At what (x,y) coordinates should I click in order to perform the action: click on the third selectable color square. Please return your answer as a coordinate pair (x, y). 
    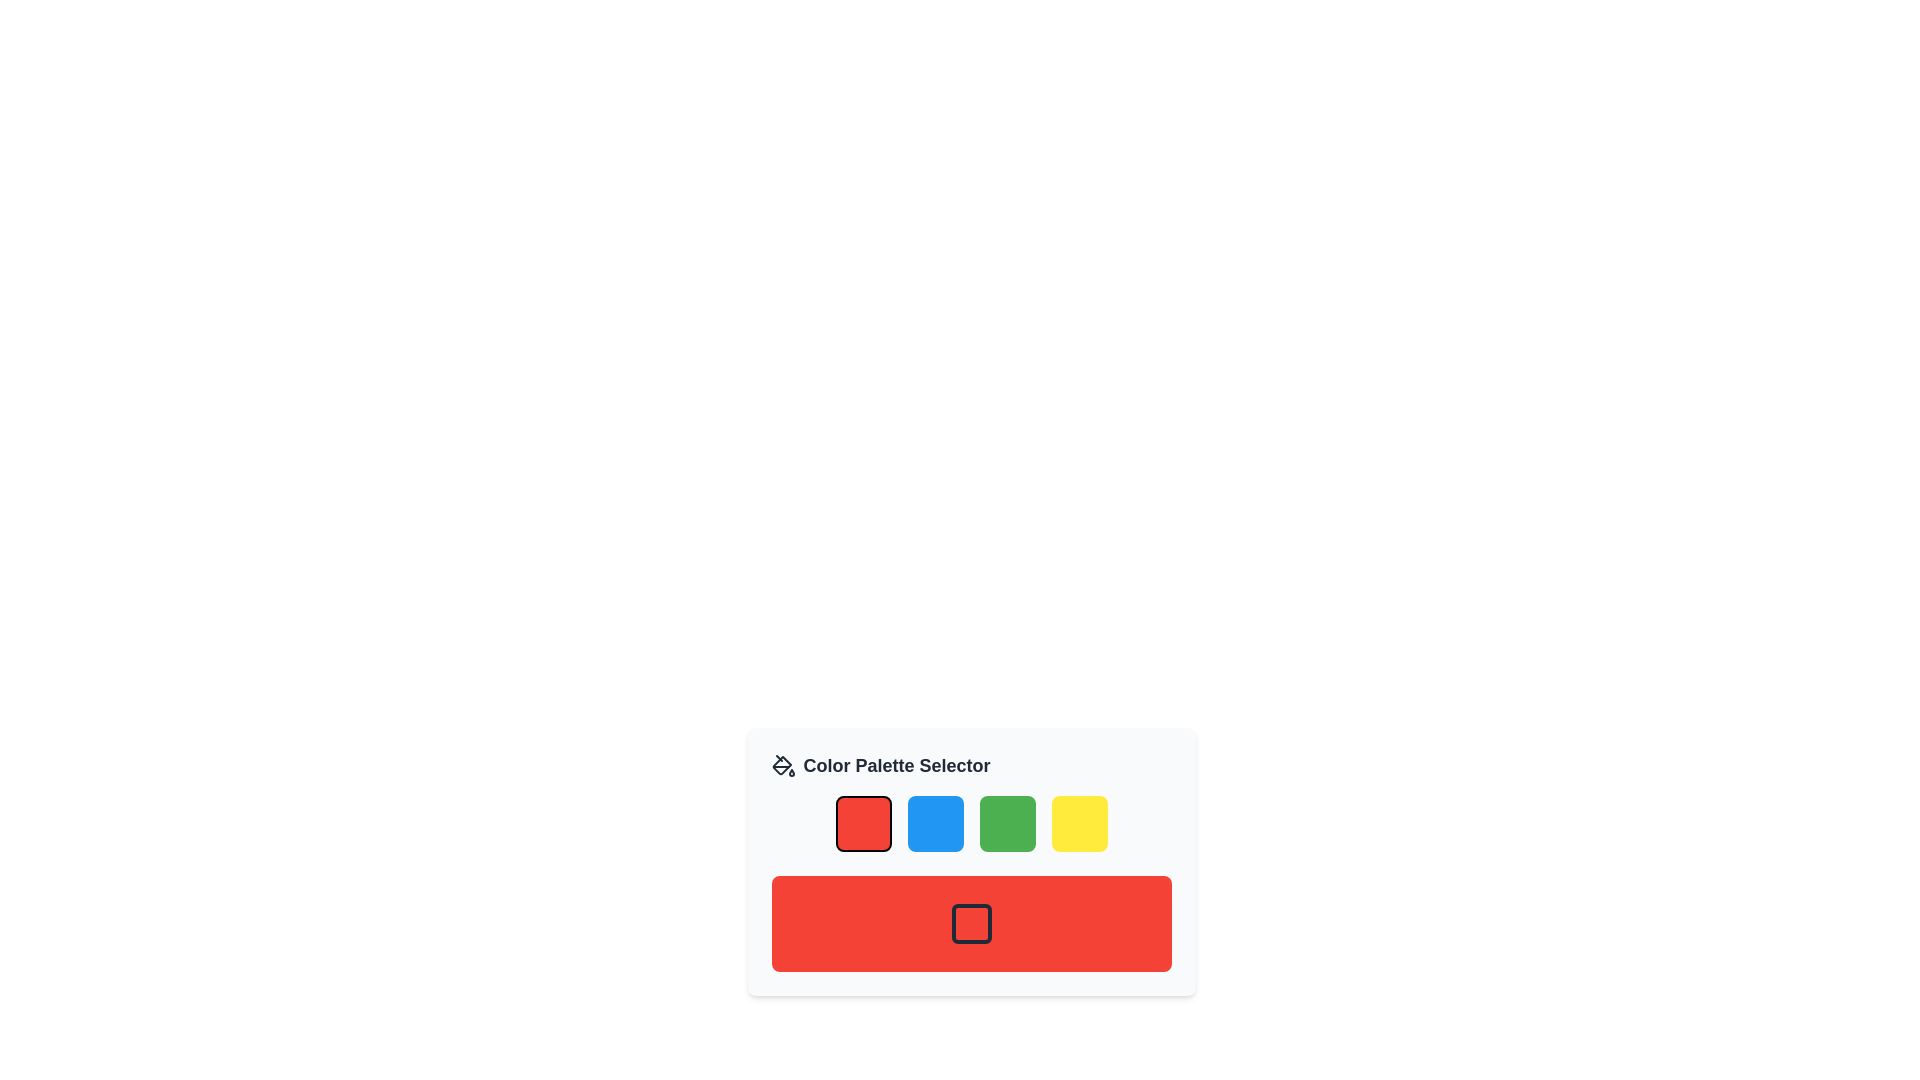
    Looking at the image, I should click on (1007, 824).